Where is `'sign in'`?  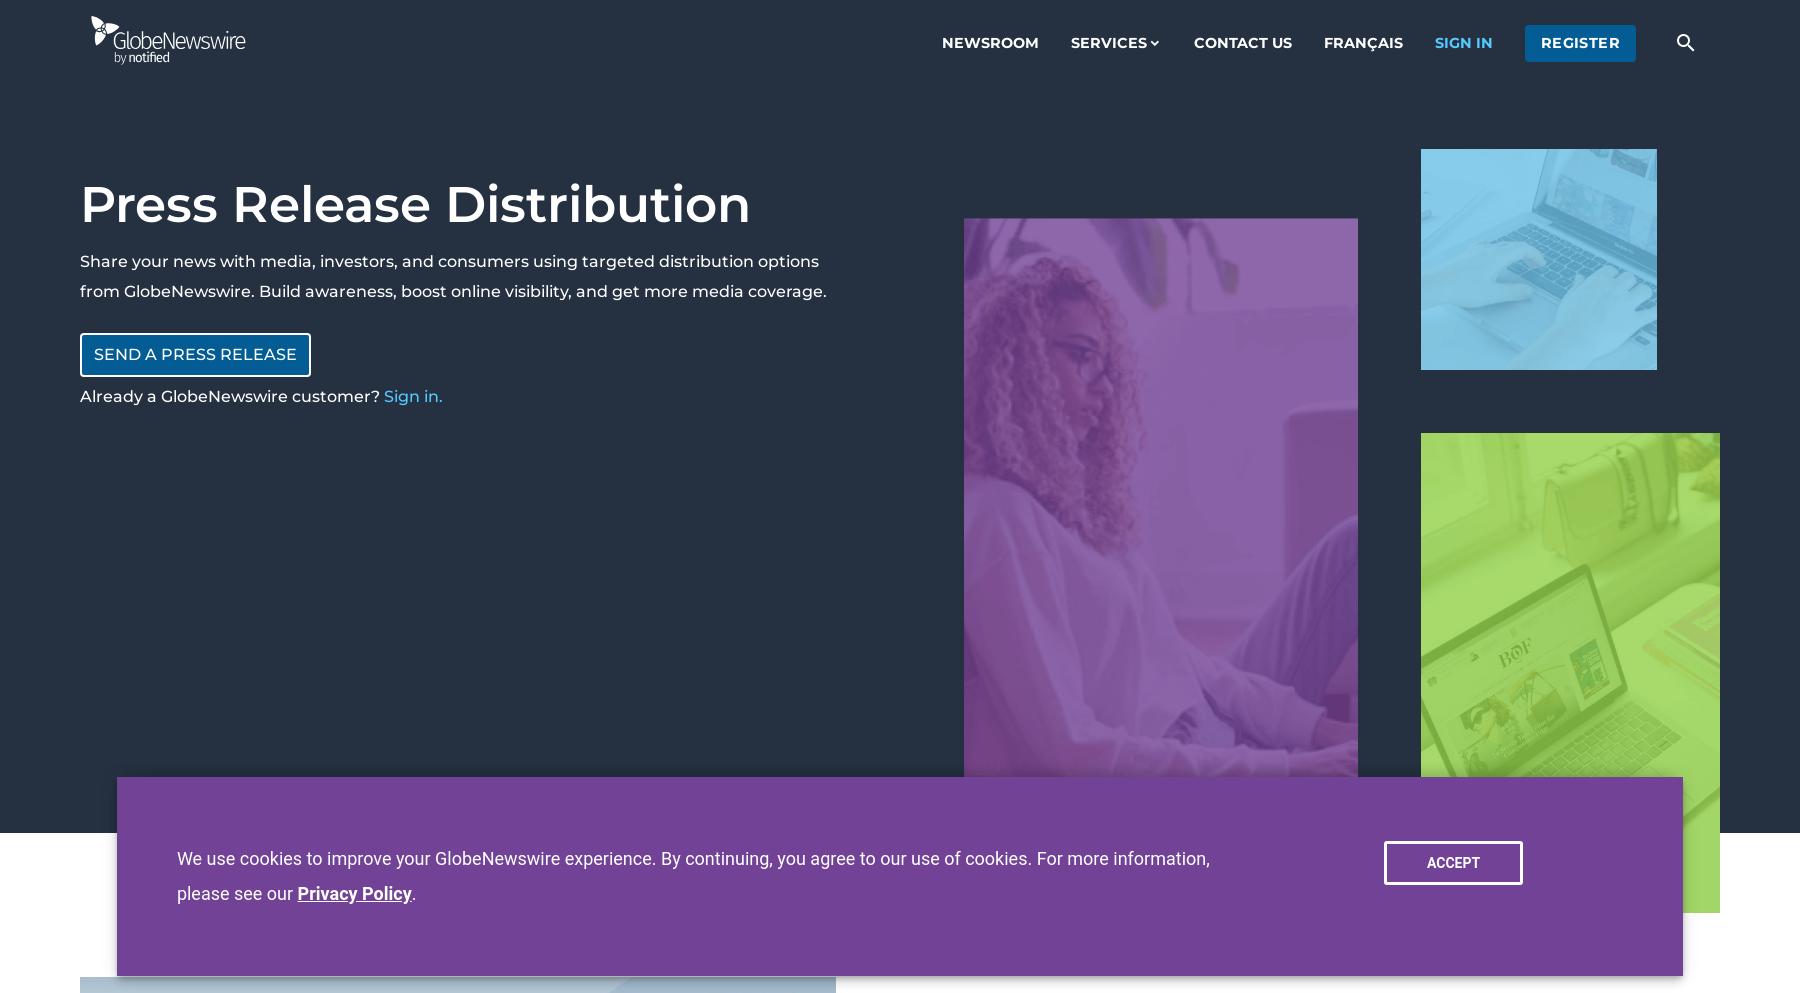 'sign in' is located at coordinates (1433, 42).